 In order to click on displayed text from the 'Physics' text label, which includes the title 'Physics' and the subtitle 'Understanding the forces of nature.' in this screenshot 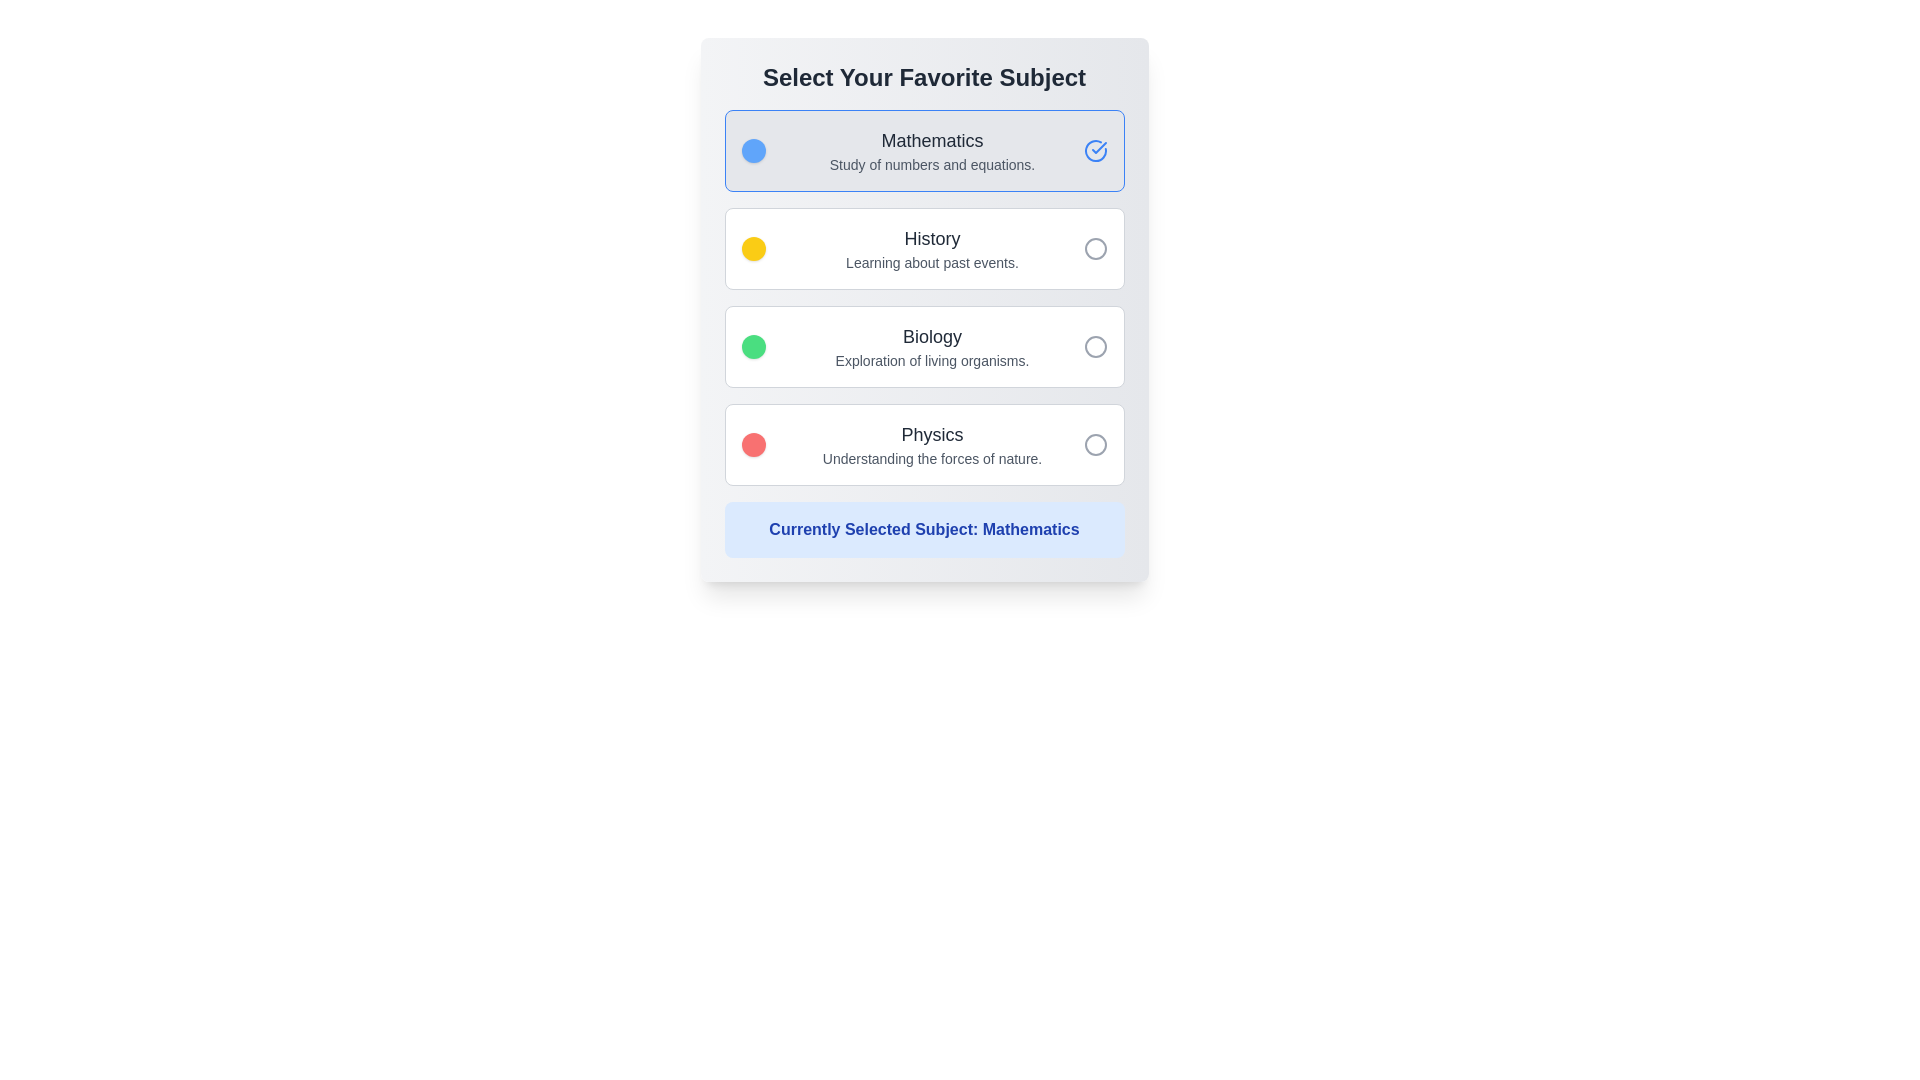, I will do `click(931, 443)`.